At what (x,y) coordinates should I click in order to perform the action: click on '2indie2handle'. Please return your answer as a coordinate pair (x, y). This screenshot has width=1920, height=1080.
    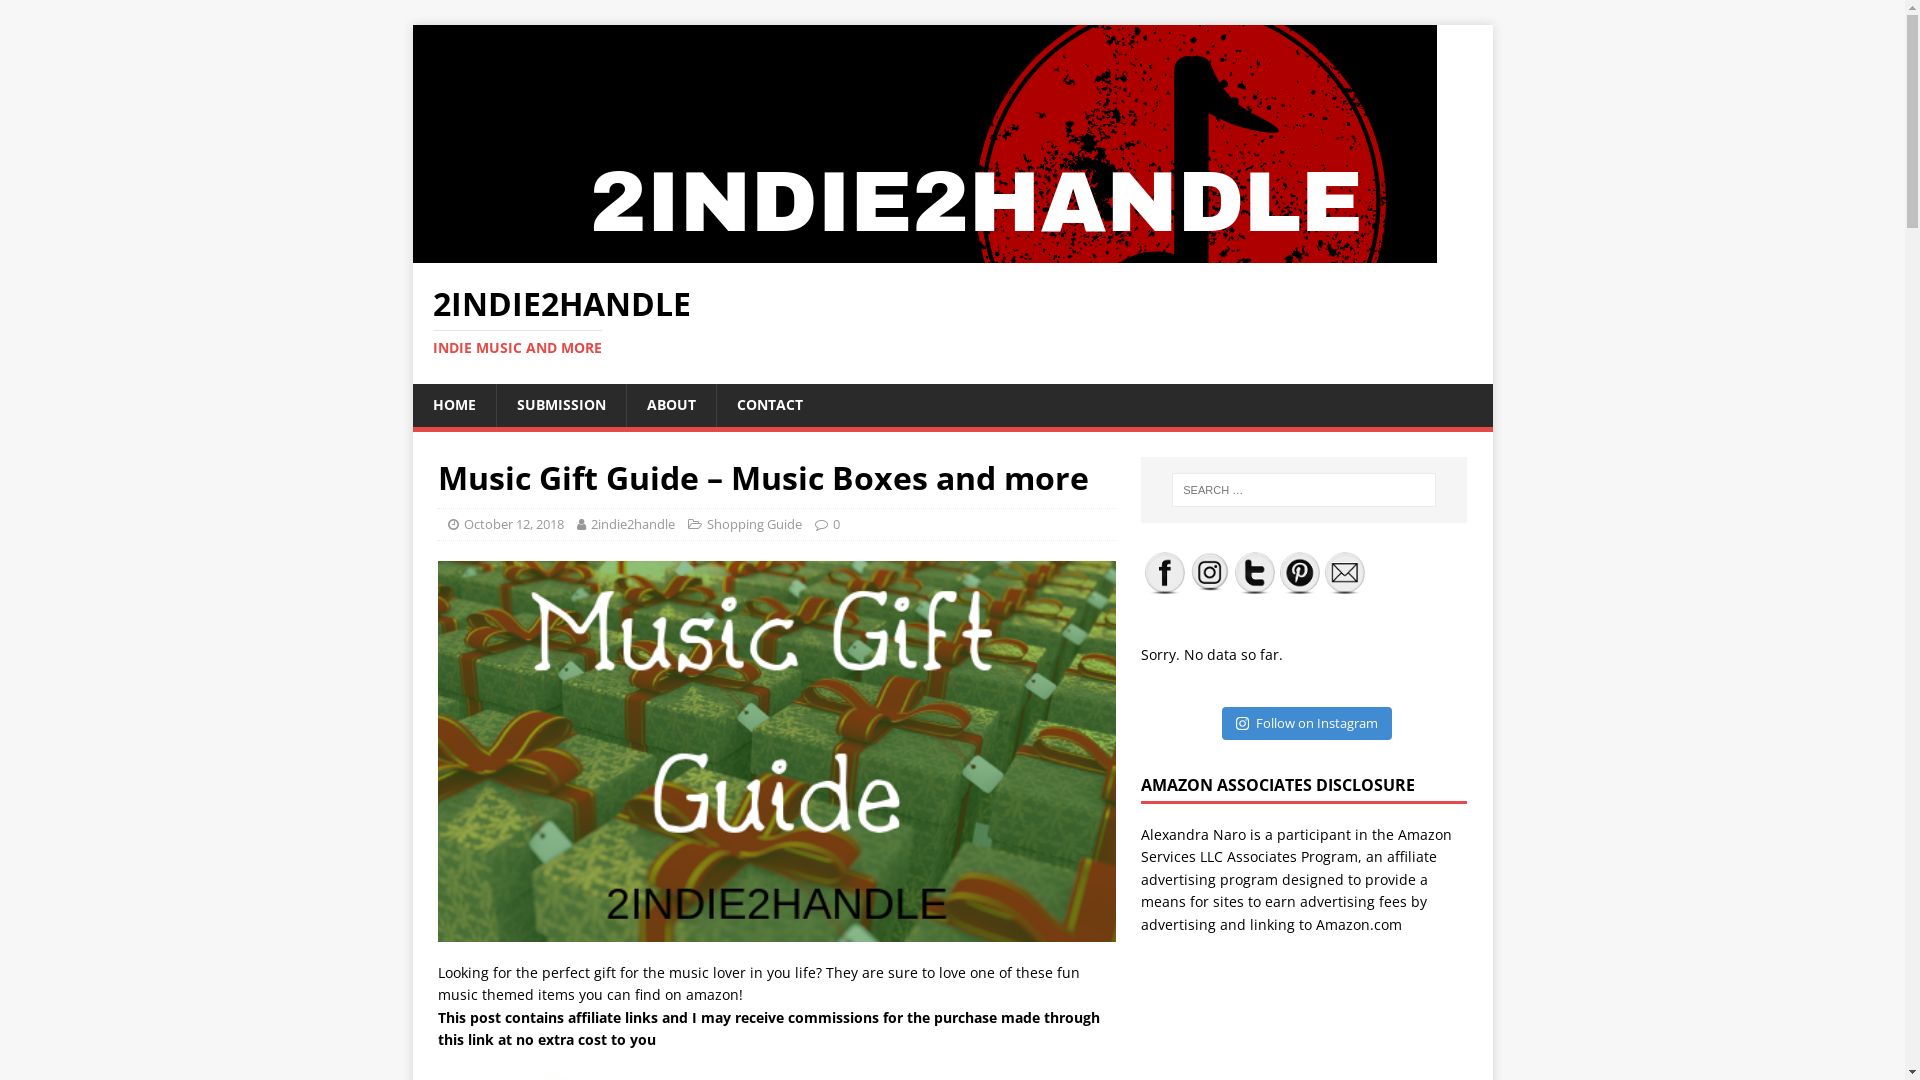
    Looking at the image, I should click on (631, 523).